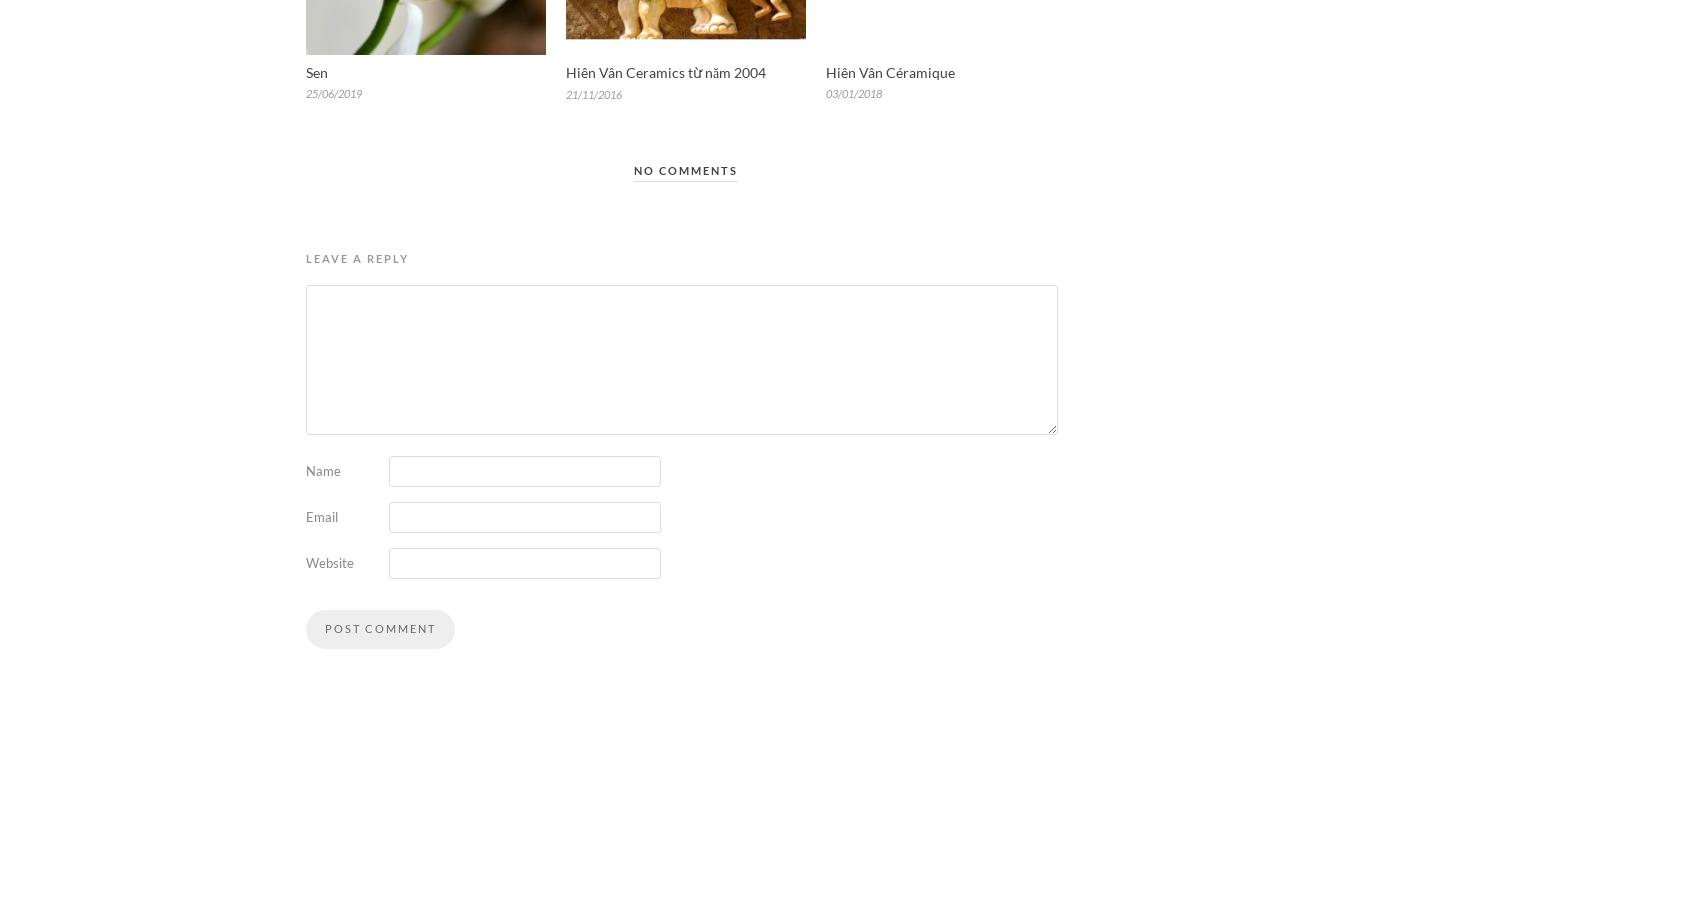  Describe the element at coordinates (826, 92) in the screenshot. I see `'03/01/2018'` at that location.